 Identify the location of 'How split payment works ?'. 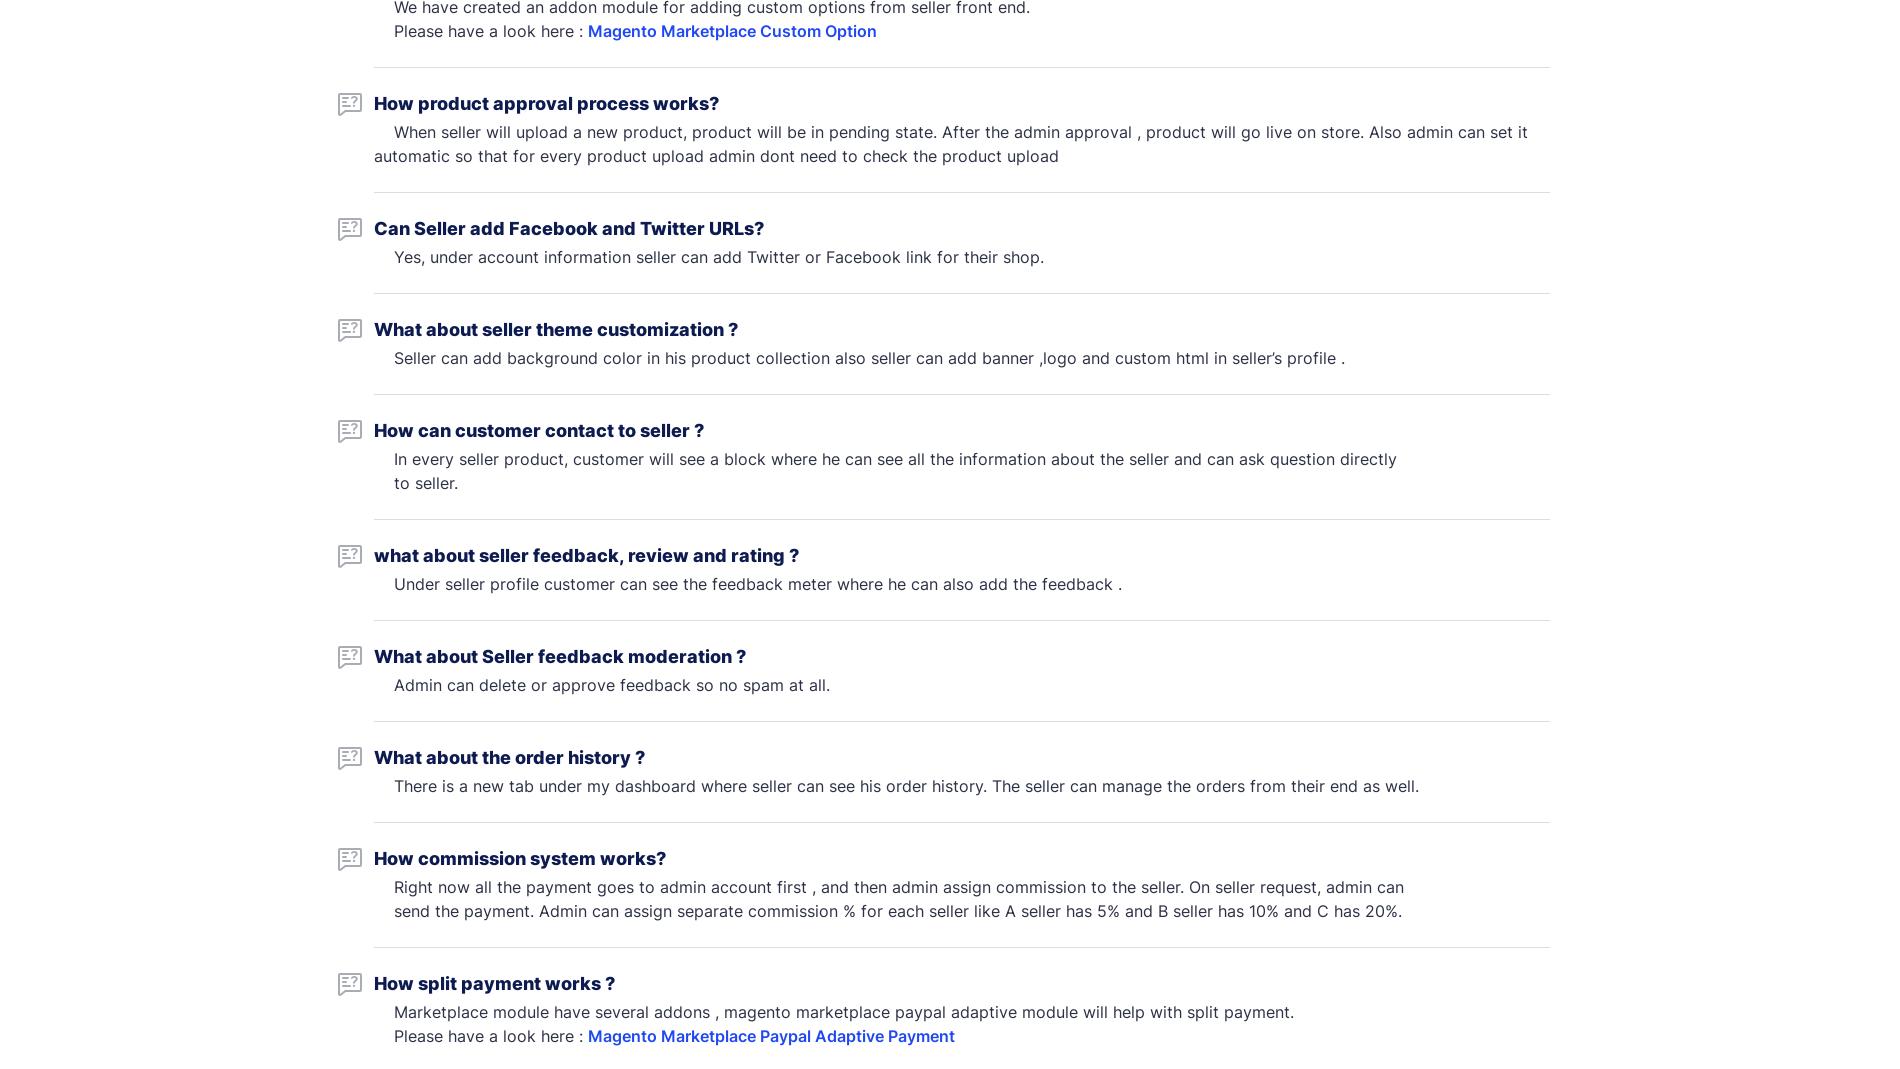
(494, 983).